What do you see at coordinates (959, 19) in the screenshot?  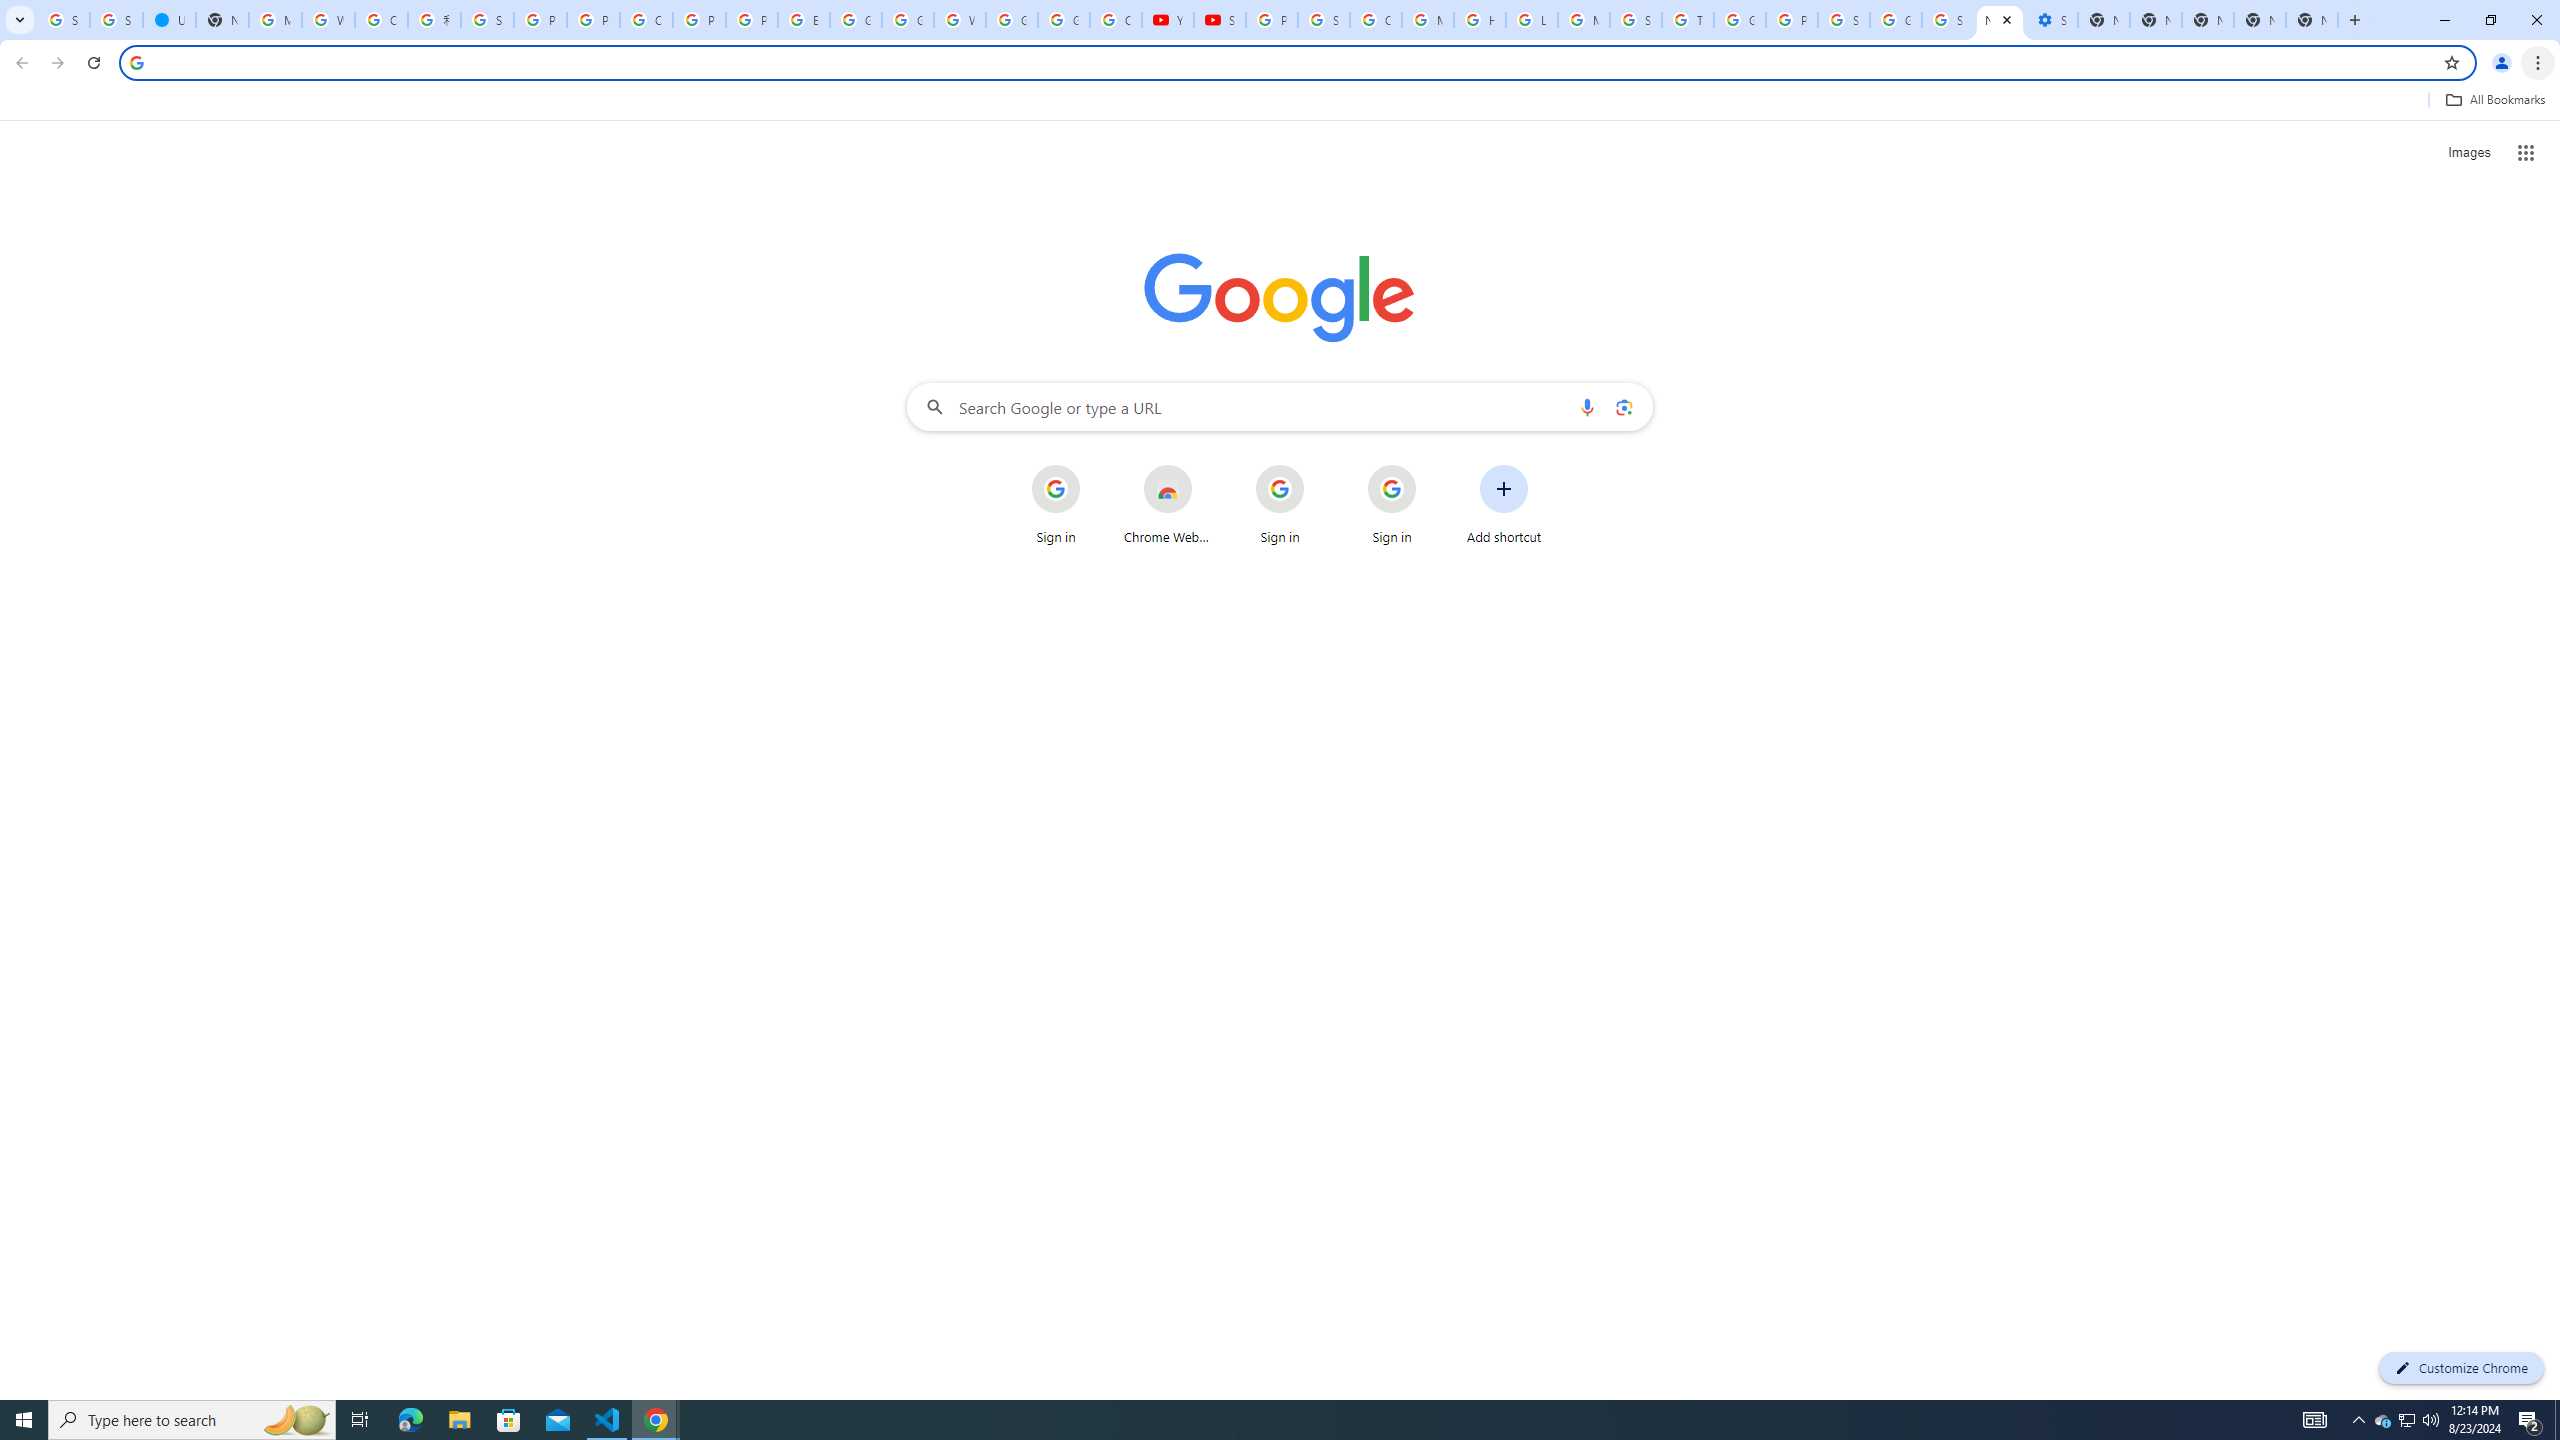 I see `'Welcome to My Activity'` at bounding box center [959, 19].